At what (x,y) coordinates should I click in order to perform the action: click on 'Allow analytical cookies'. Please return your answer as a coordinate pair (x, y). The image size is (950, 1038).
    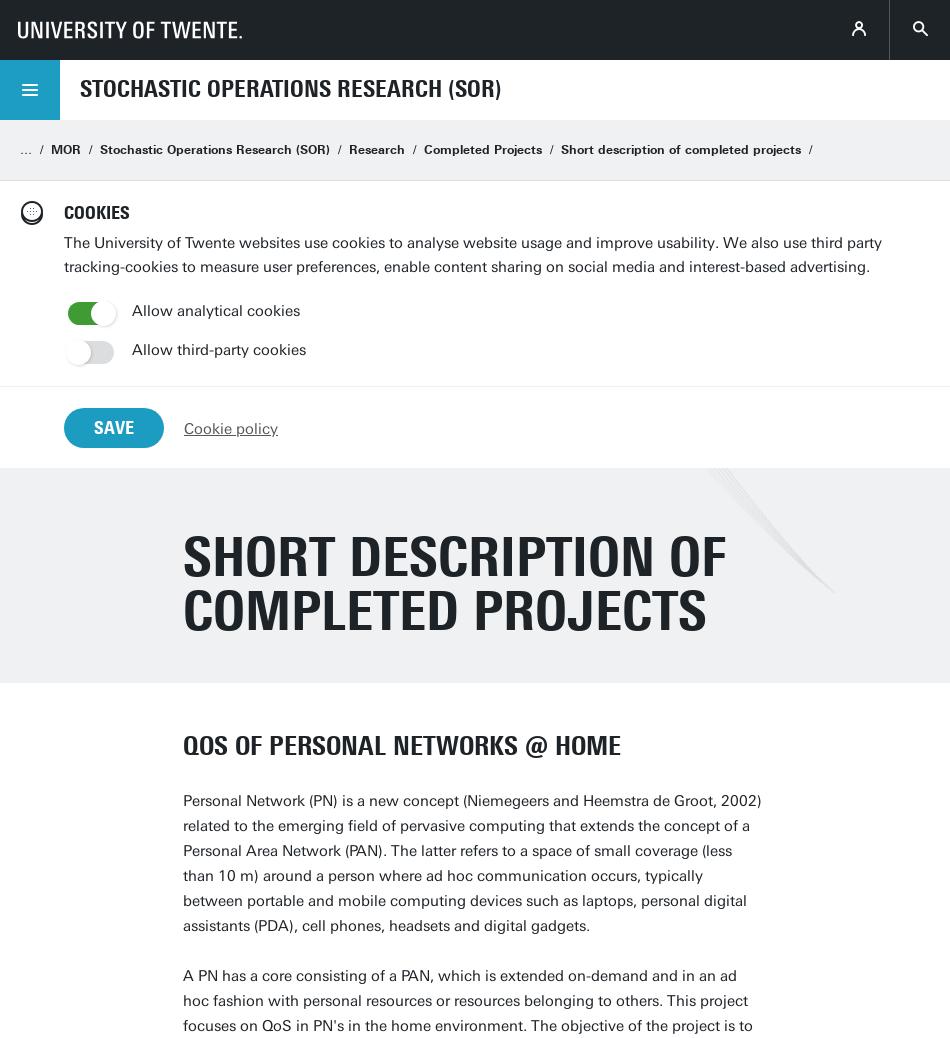
    Looking at the image, I should click on (131, 310).